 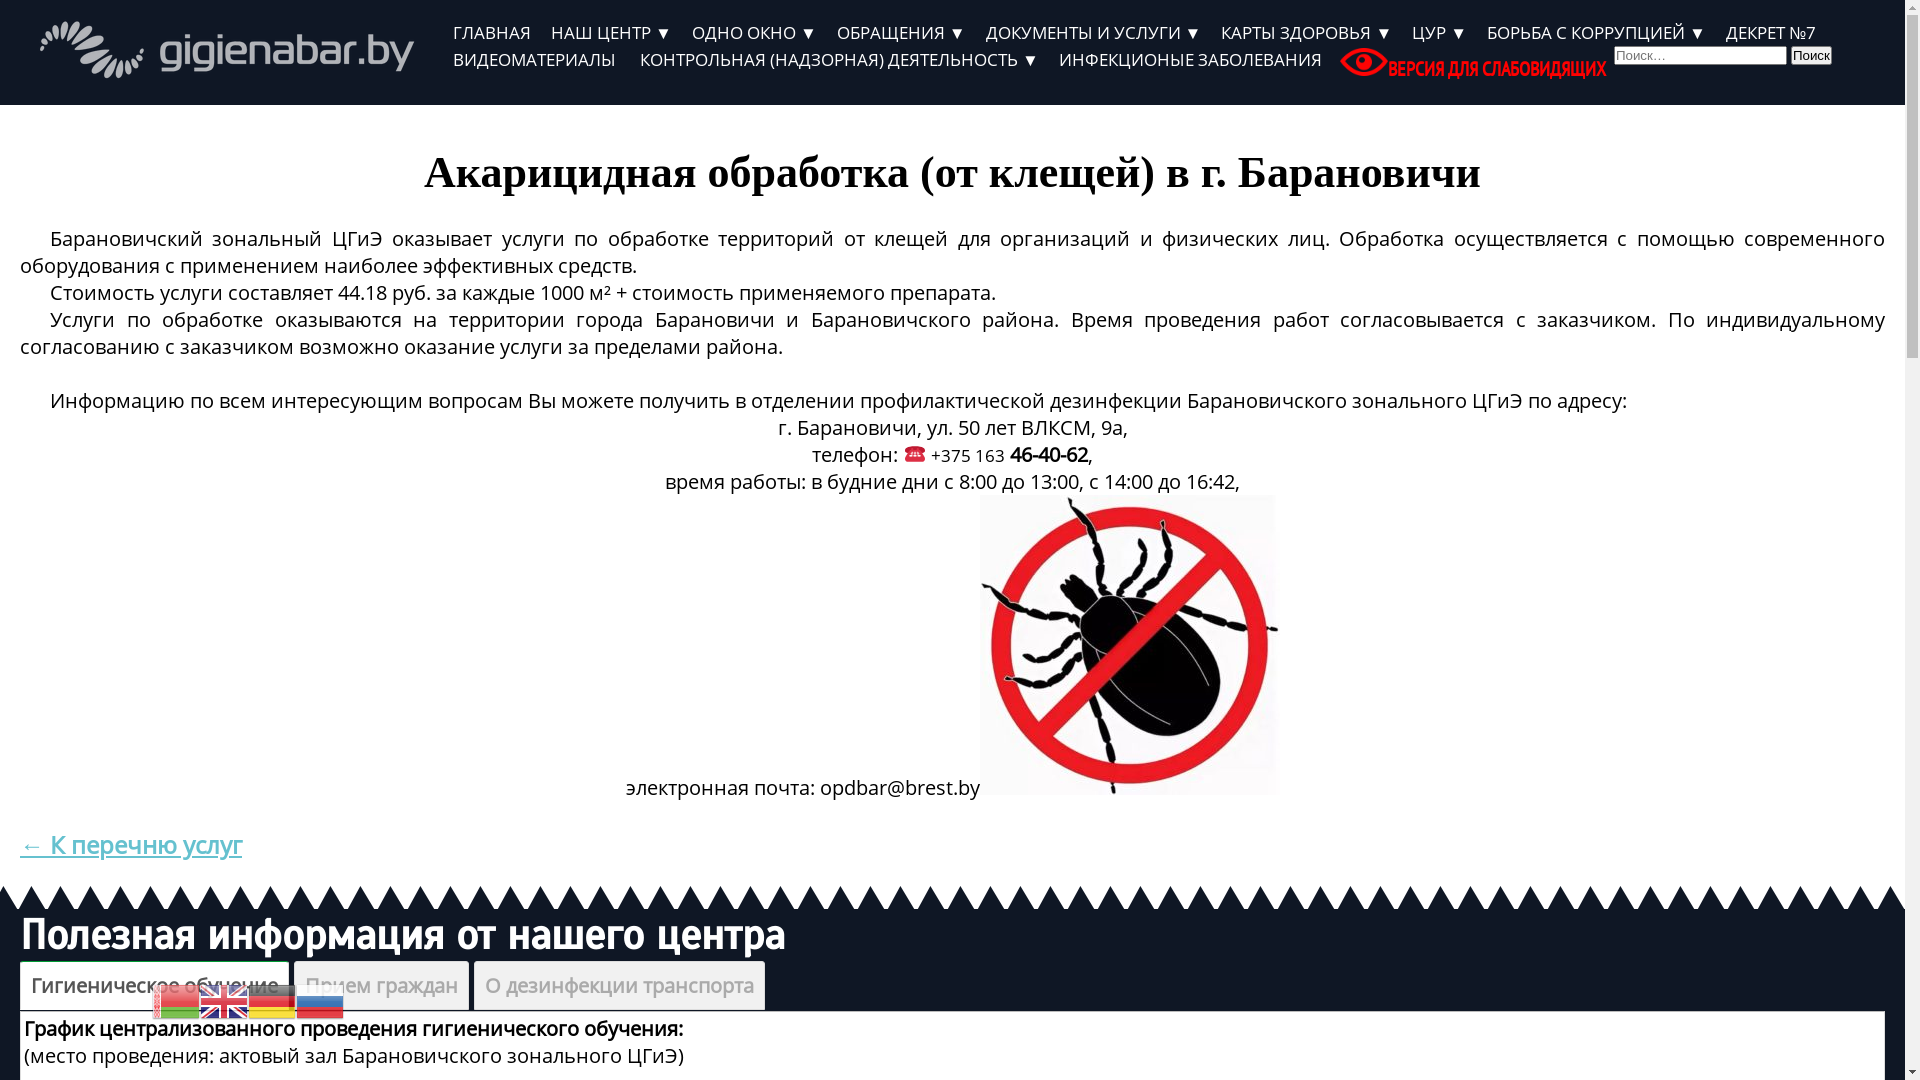 What do you see at coordinates (320, 1000) in the screenshot?
I see `'Russian'` at bounding box center [320, 1000].